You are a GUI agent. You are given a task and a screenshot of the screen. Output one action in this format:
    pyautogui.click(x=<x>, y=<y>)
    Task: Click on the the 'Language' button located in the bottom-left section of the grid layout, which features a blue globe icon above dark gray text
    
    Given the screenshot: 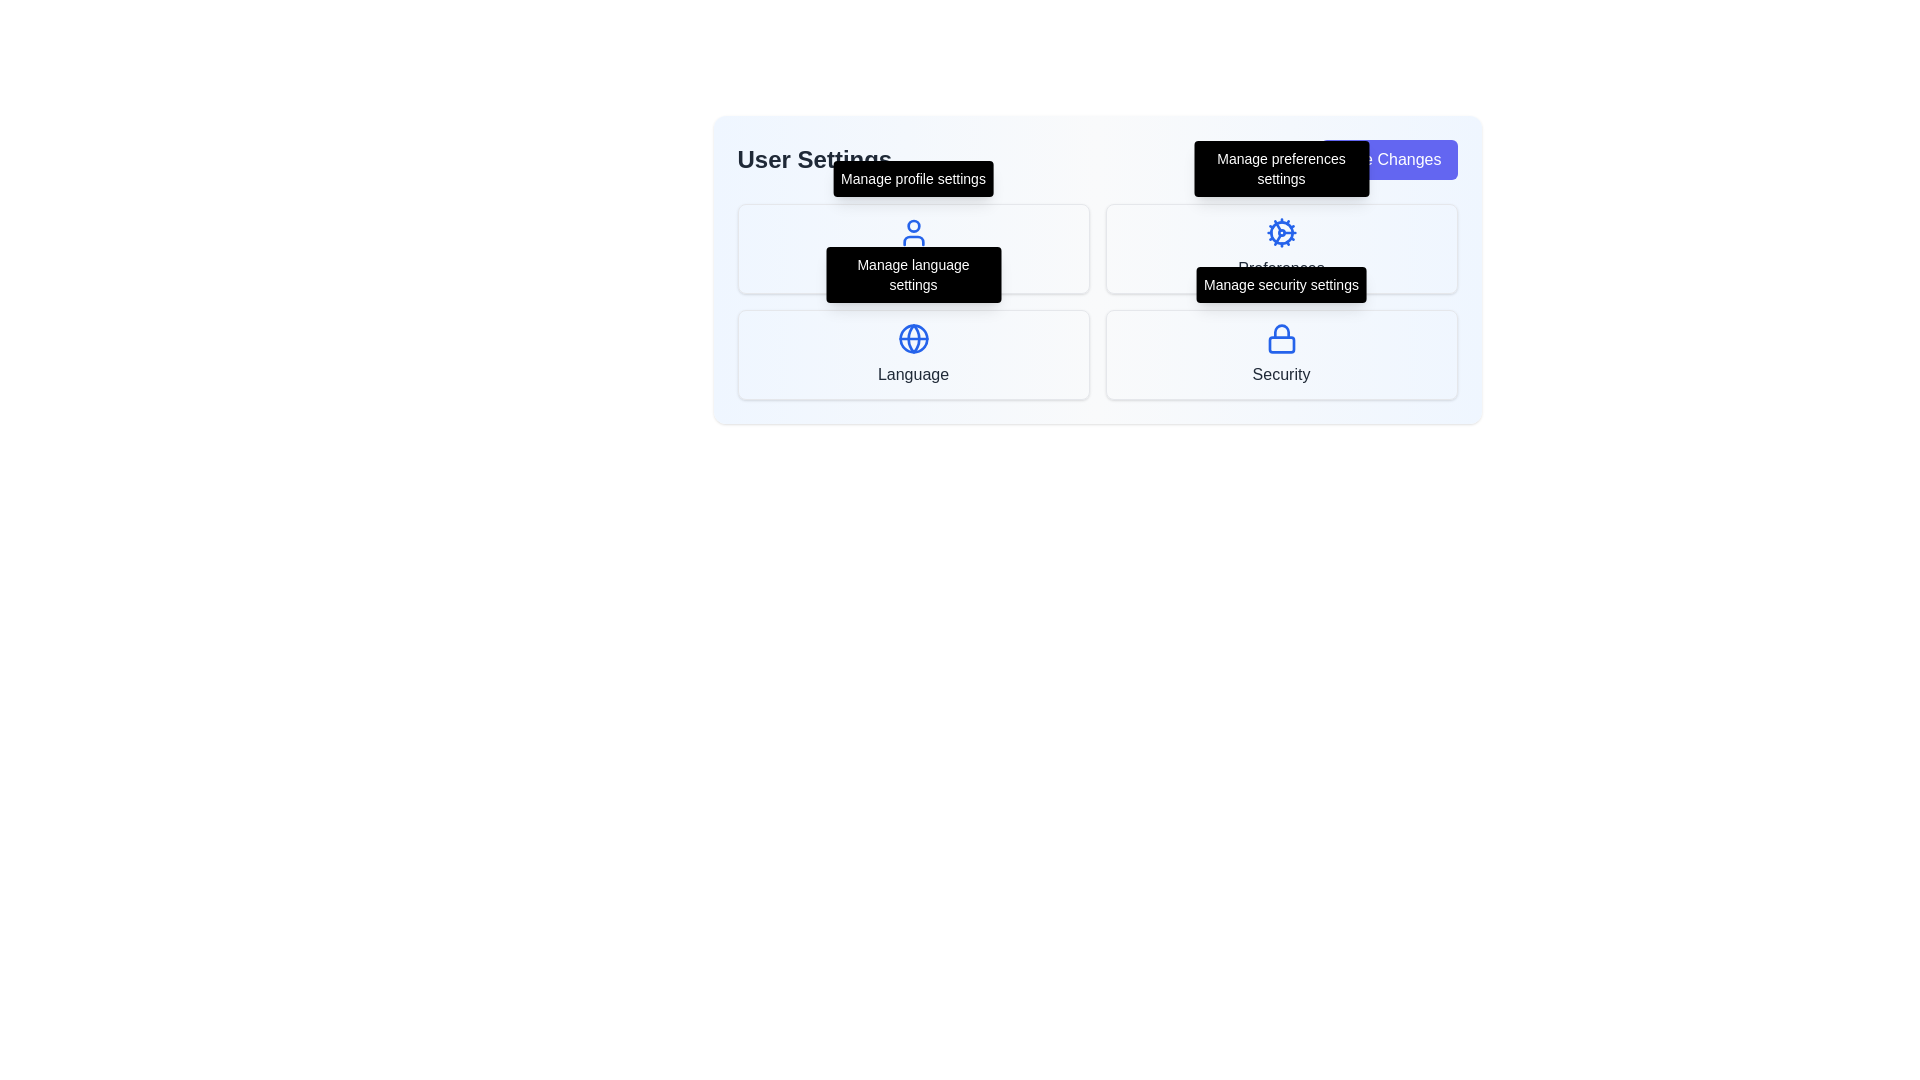 What is the action you would take?
    pyautogui.click(x=912, y=353)
    